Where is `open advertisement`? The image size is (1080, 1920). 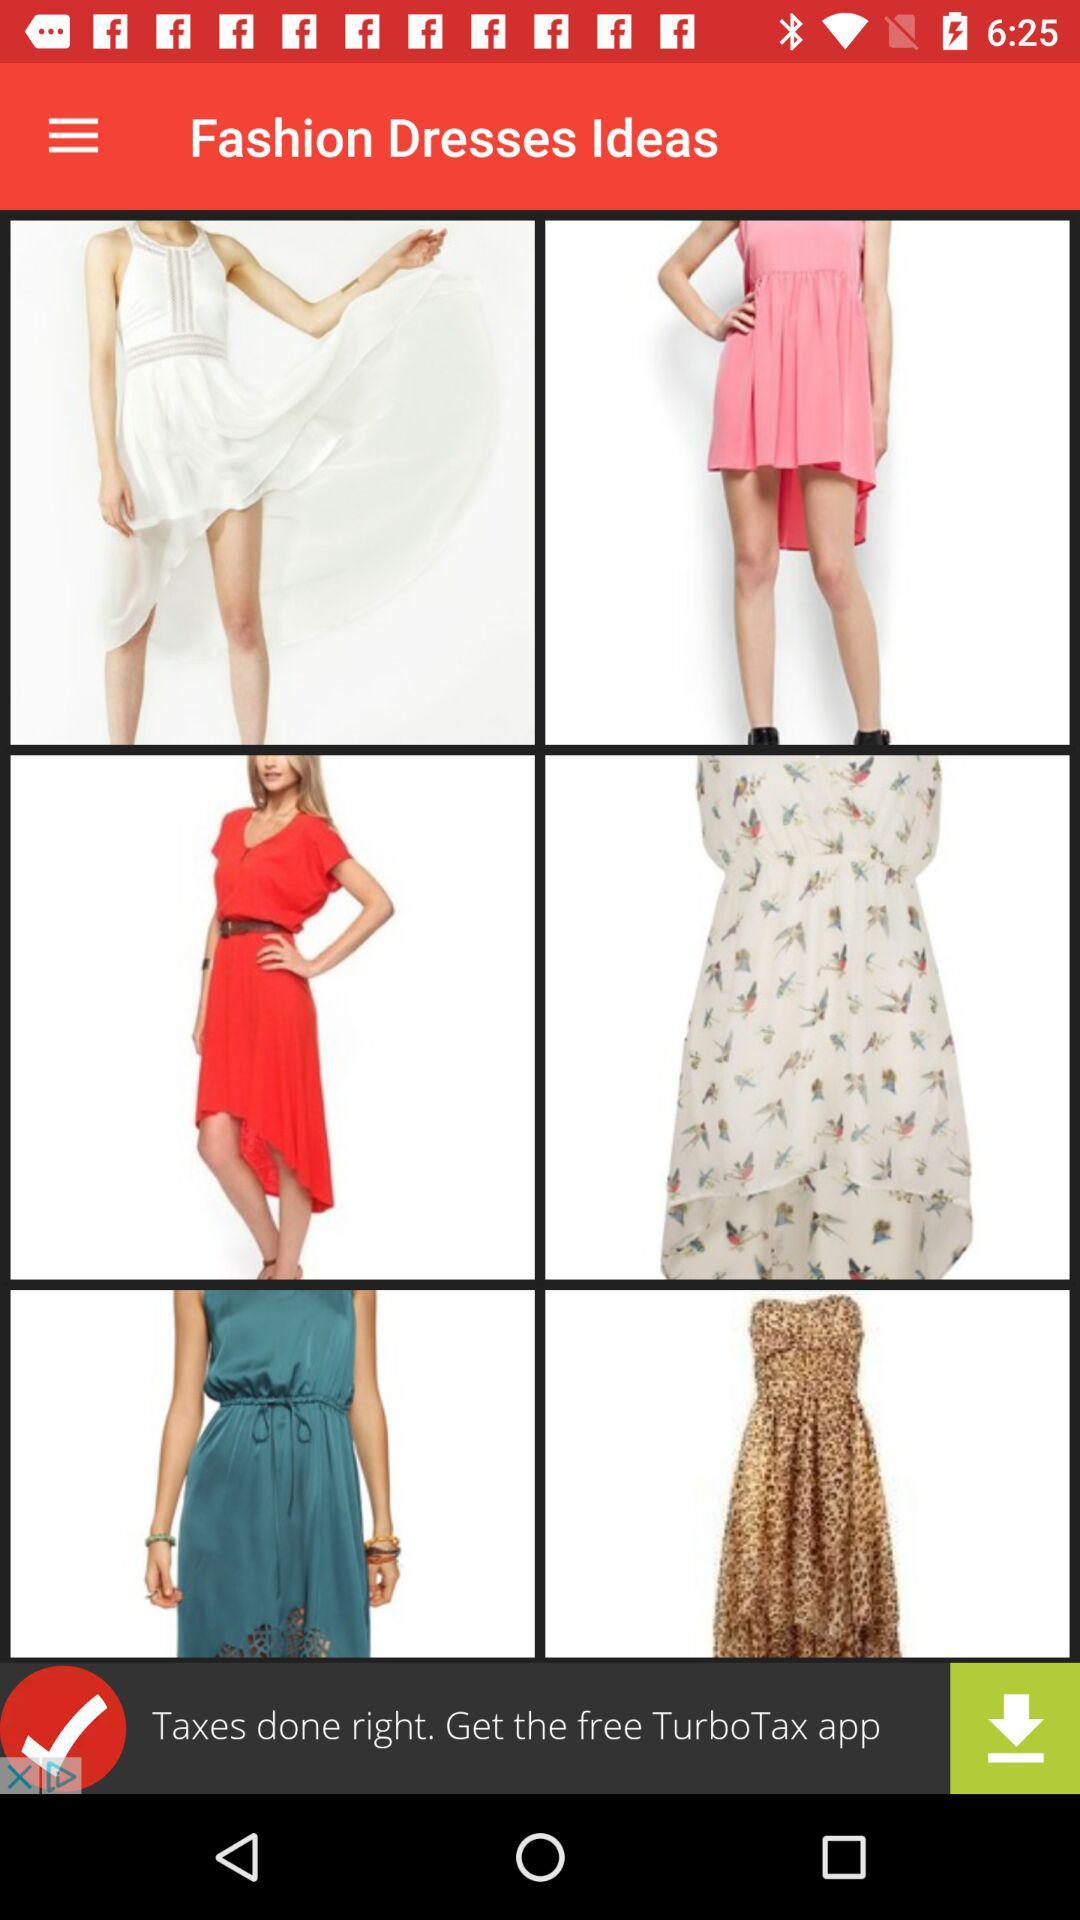
open advertisement is located at coordinates (540, 1727).